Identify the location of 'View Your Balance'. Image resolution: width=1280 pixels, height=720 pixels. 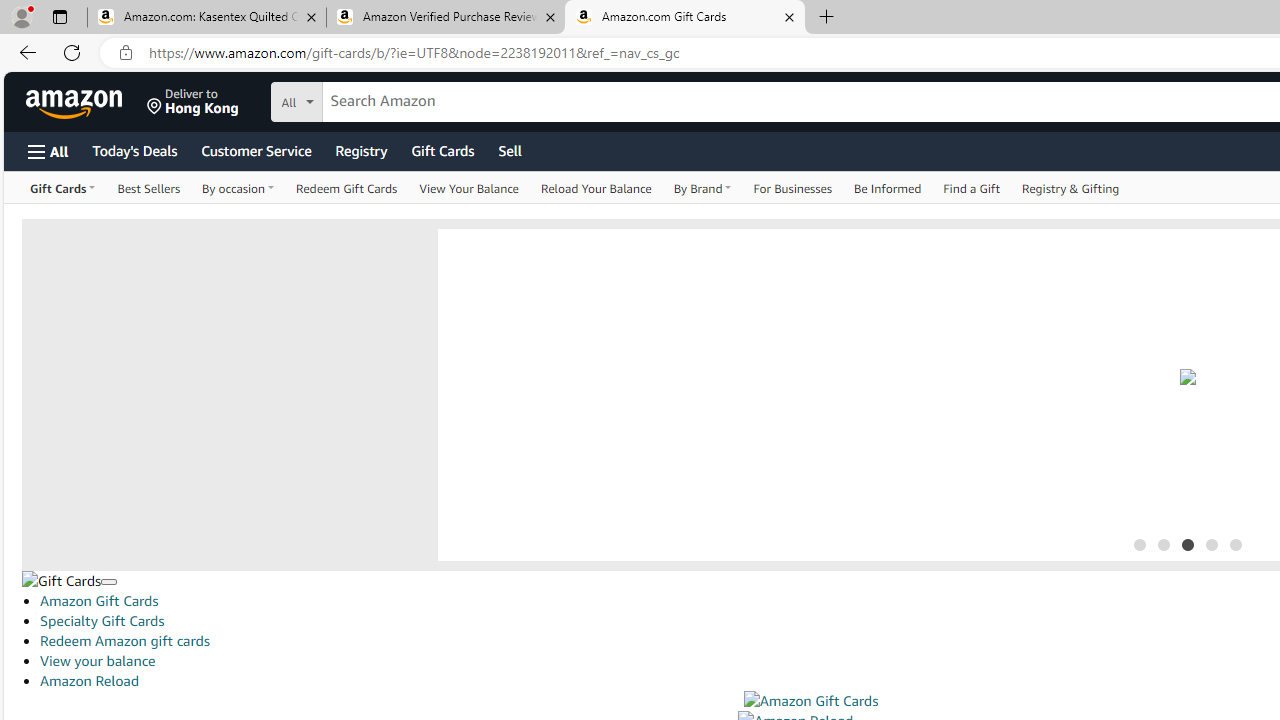
(468, 187).